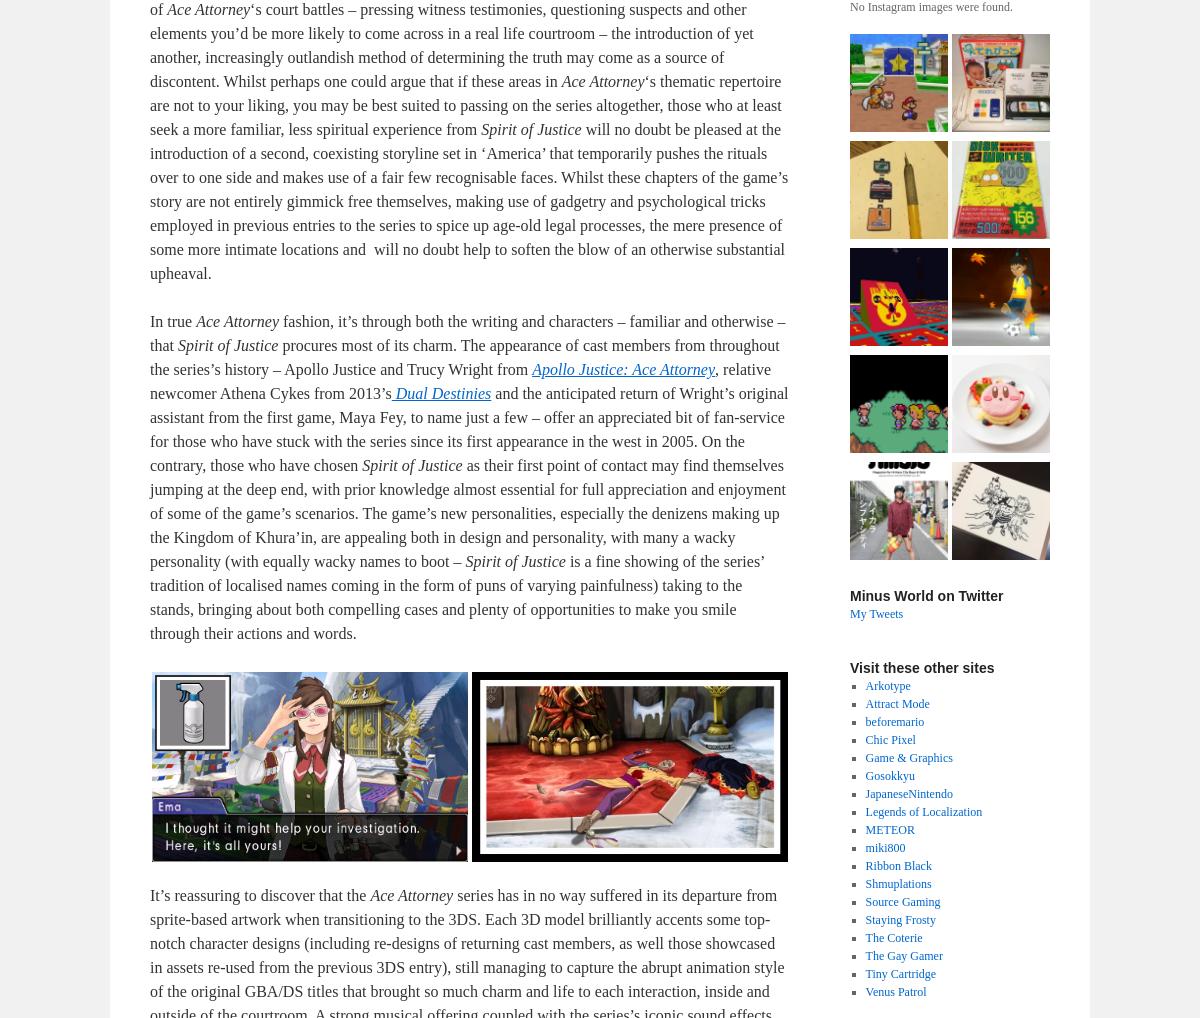  I want to click on 'Arkotype', so click(886, 686).